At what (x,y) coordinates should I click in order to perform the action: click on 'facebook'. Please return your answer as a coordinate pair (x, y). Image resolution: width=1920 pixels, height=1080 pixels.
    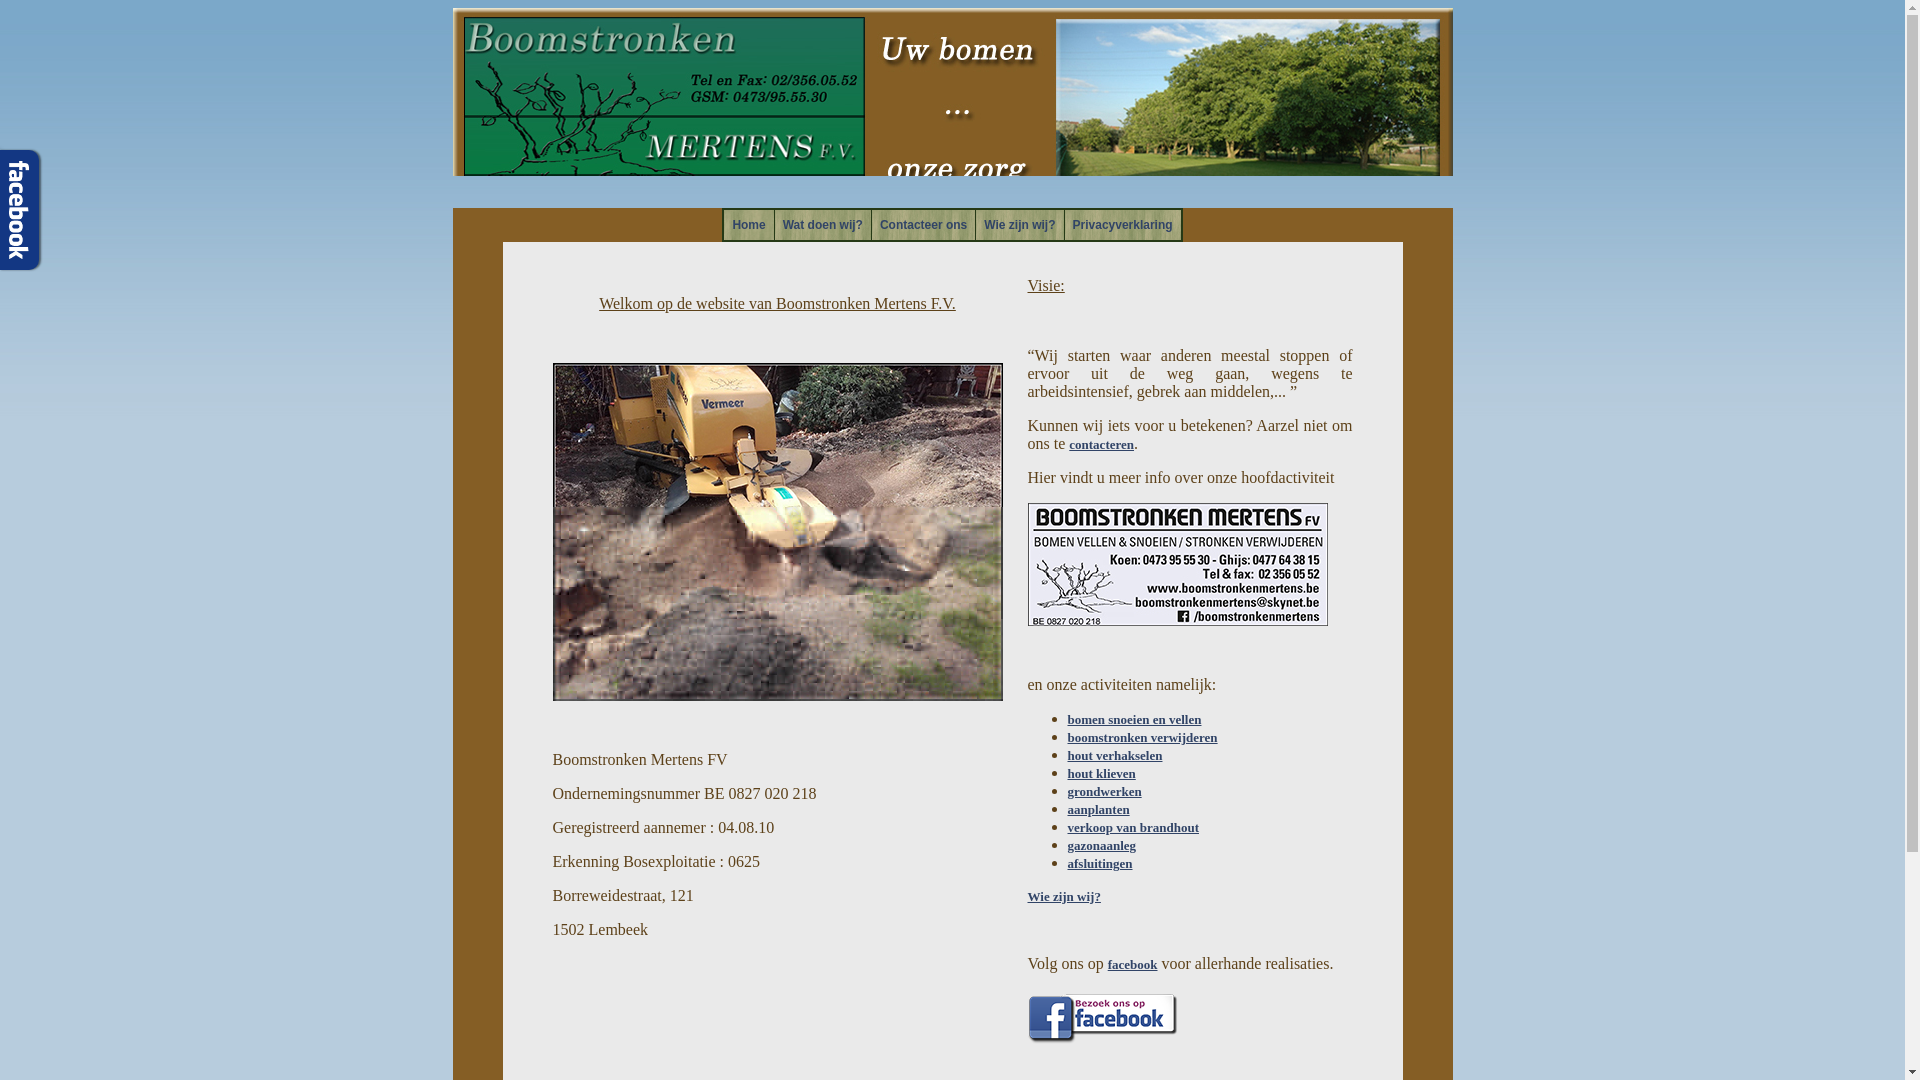
    Looking at the image, I should click on (1132, 963).